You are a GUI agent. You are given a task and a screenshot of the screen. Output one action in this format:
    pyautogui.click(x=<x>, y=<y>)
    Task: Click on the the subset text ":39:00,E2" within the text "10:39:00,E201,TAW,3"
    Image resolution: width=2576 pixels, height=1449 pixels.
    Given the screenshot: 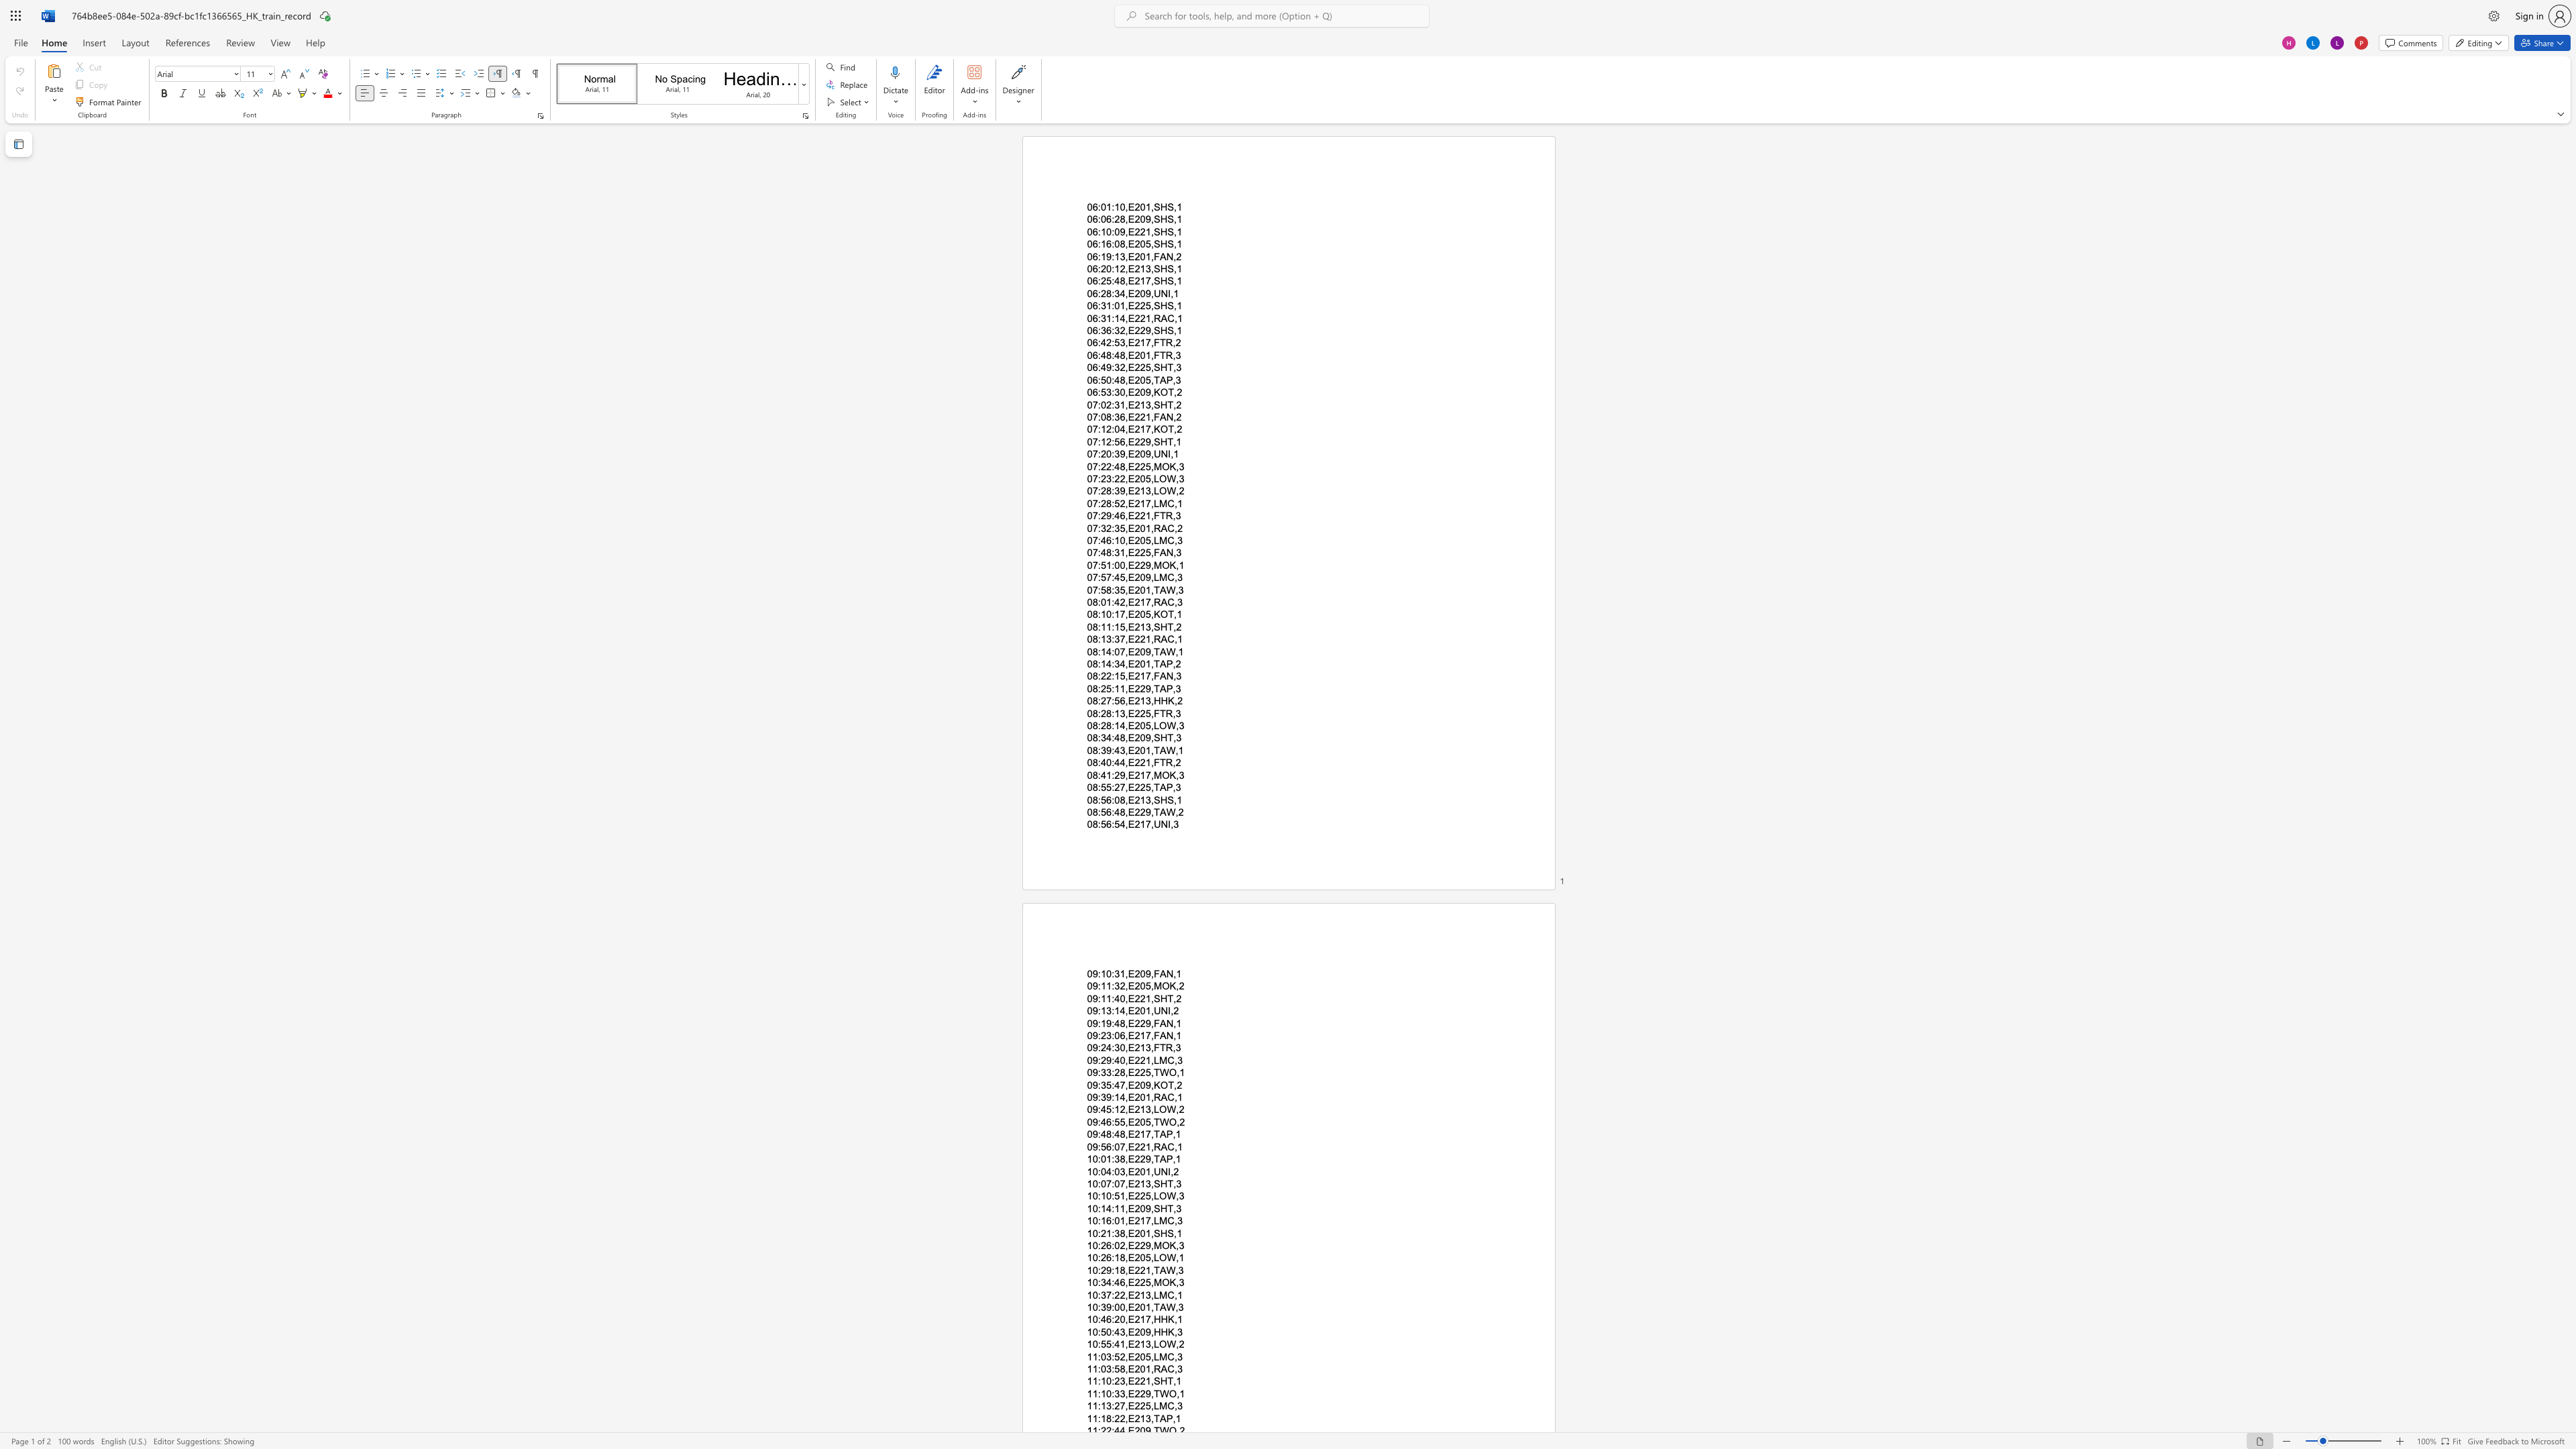 What is the action you would take?
    pyautogui.click(x=1097, y=1306)
    